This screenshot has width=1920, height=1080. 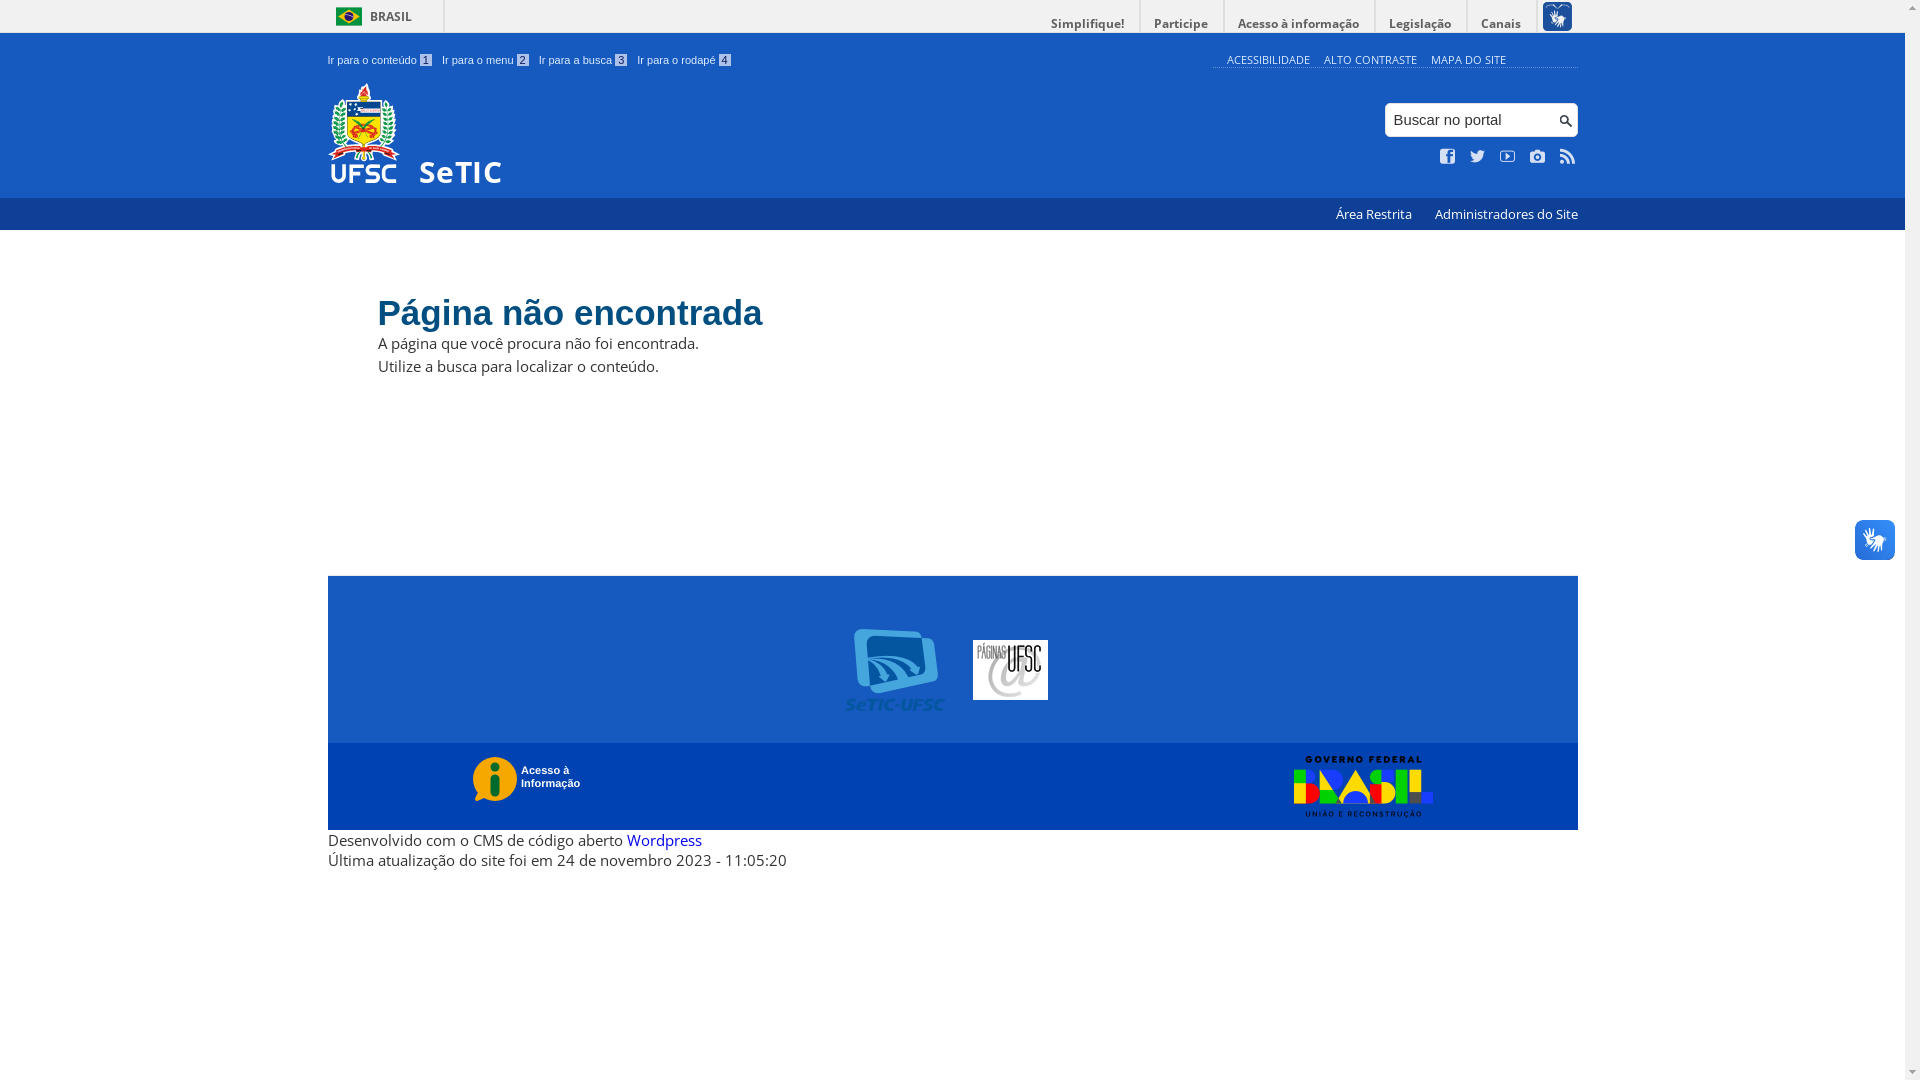 I want to click on 'Curta no Facebook', so click(x=1448, y=156).